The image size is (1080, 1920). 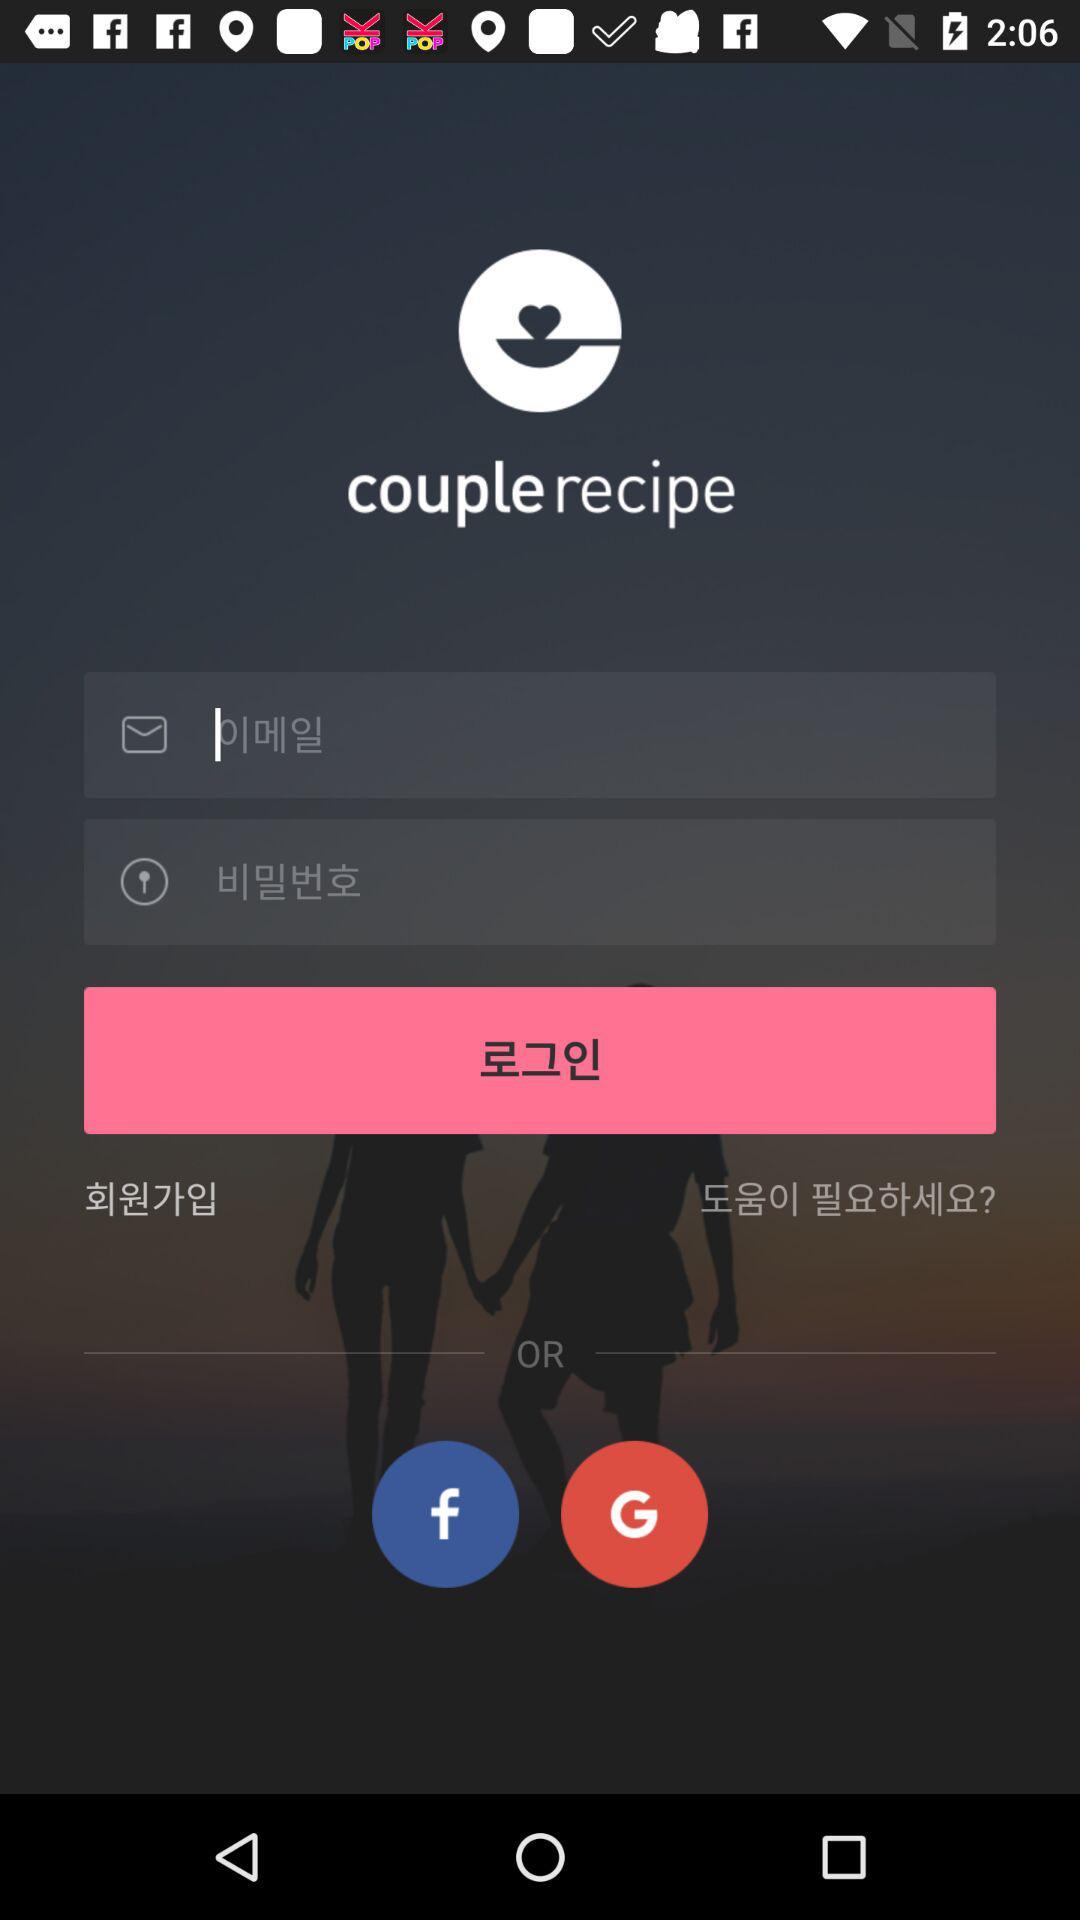 I want to click on item below the or, so click(x=634, y=1514).